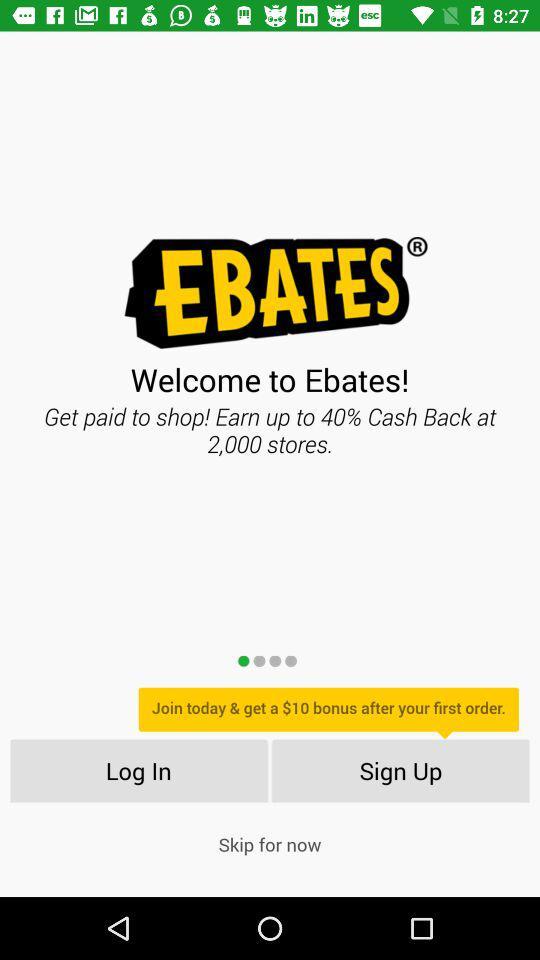  What do you see at coordinates (137, 769) in the screenshot?
I see `item next to the sign up icon` at bounding box center [137, 769].